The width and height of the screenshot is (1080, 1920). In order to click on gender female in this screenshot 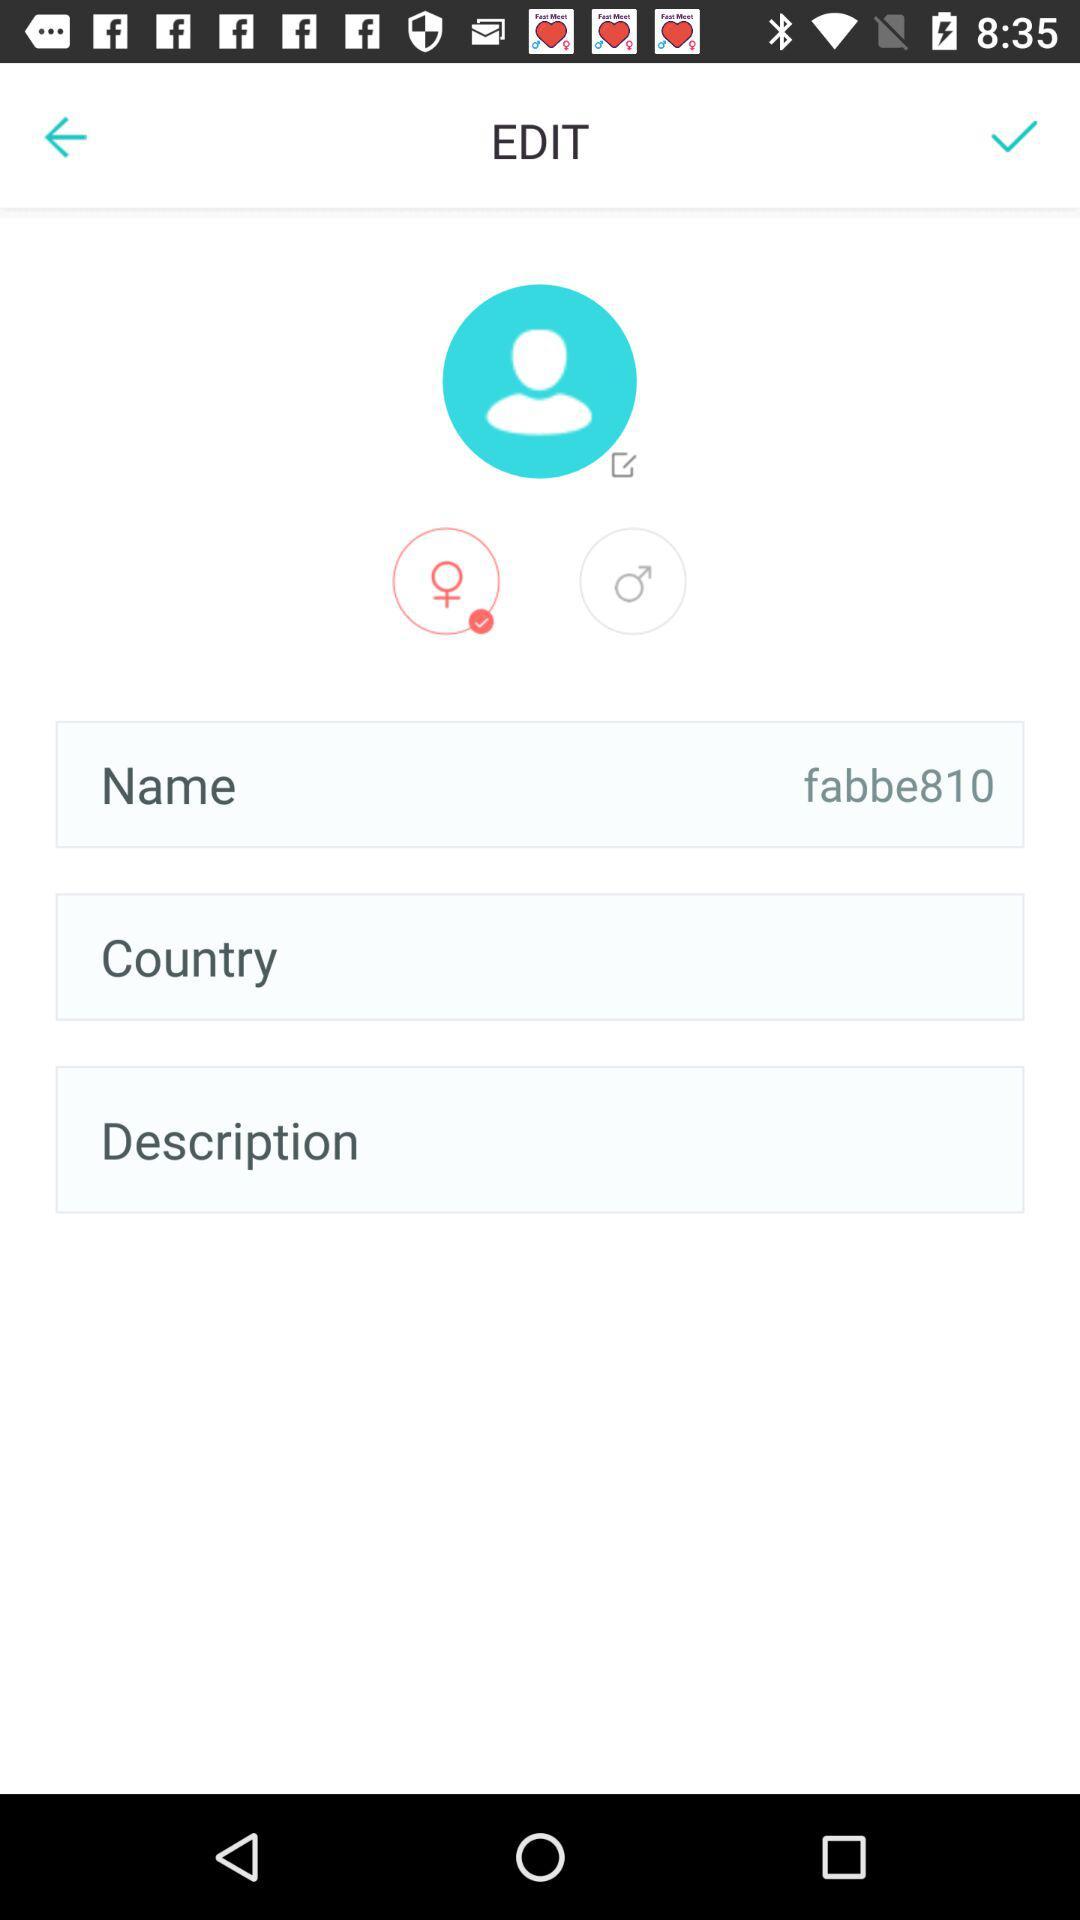, I will do `click(445, 580)`.